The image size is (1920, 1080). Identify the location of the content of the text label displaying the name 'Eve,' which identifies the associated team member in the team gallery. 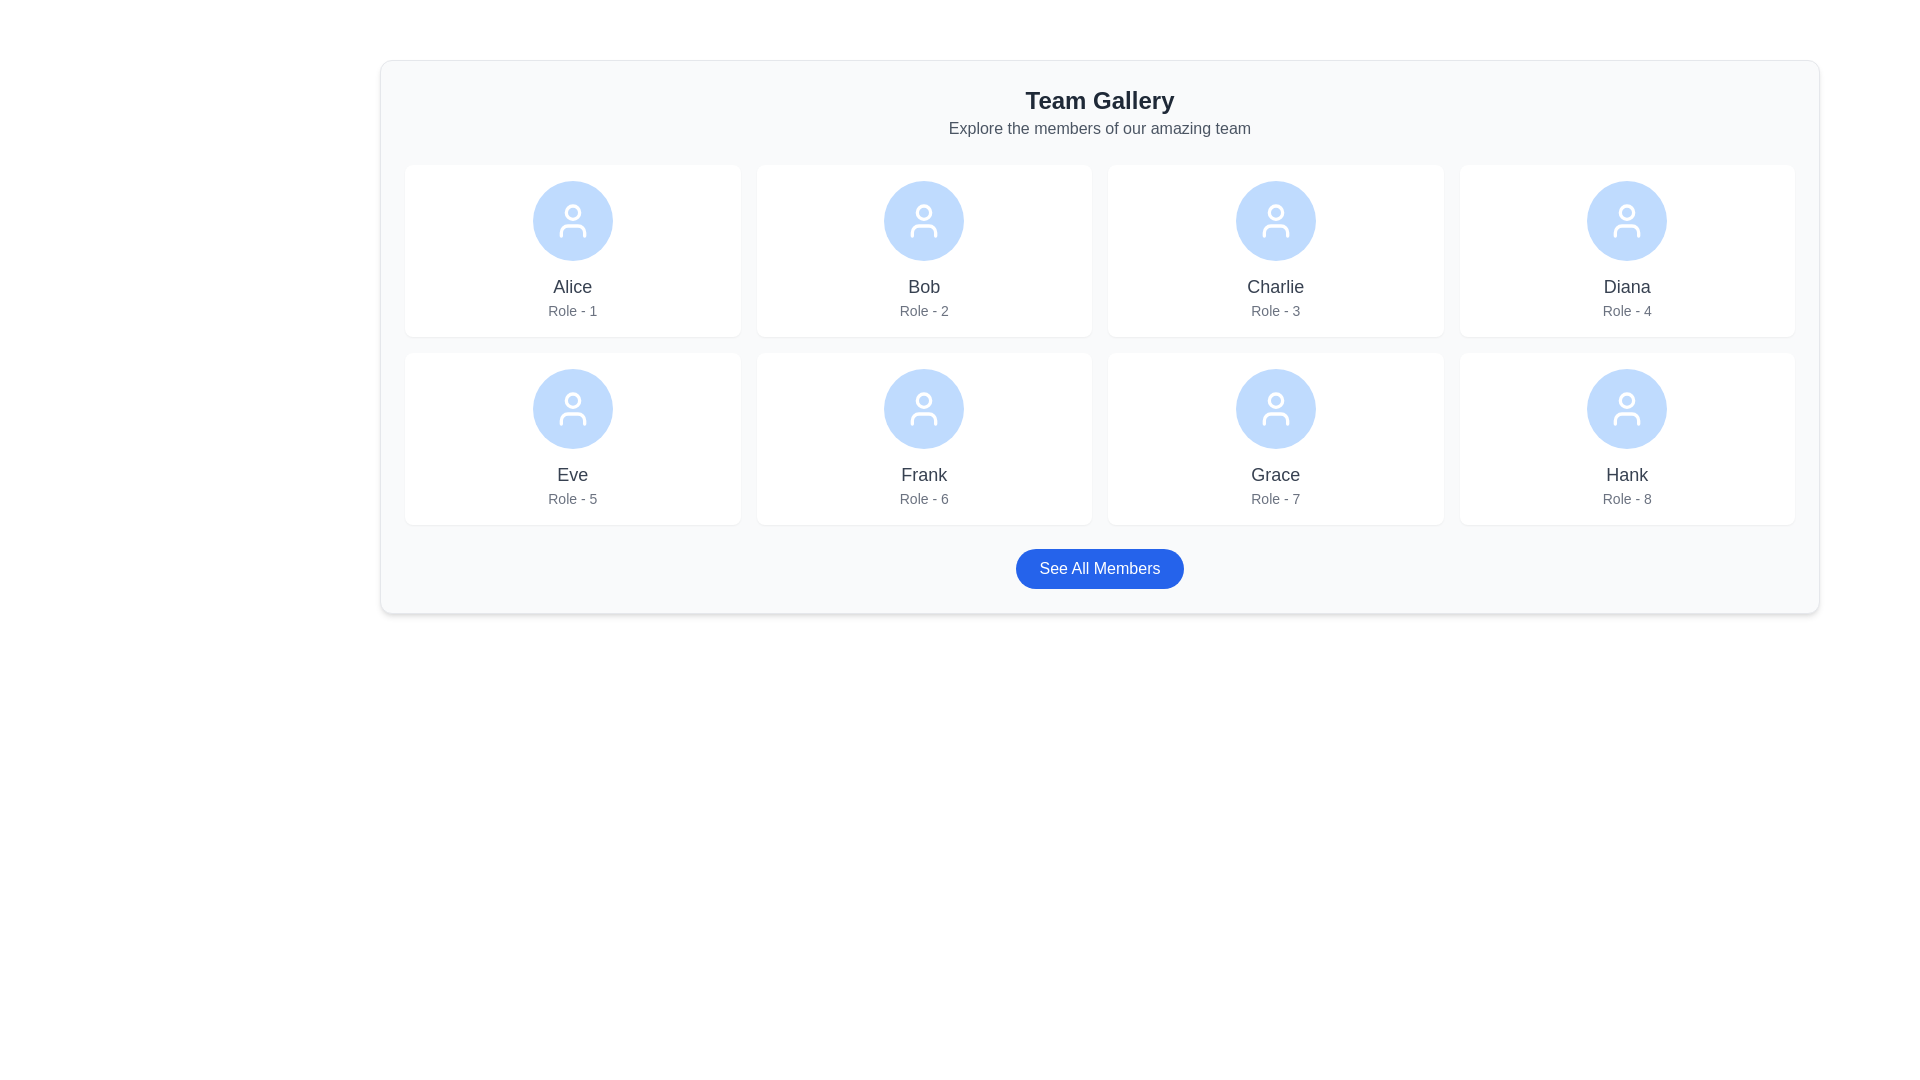
(571, 474).